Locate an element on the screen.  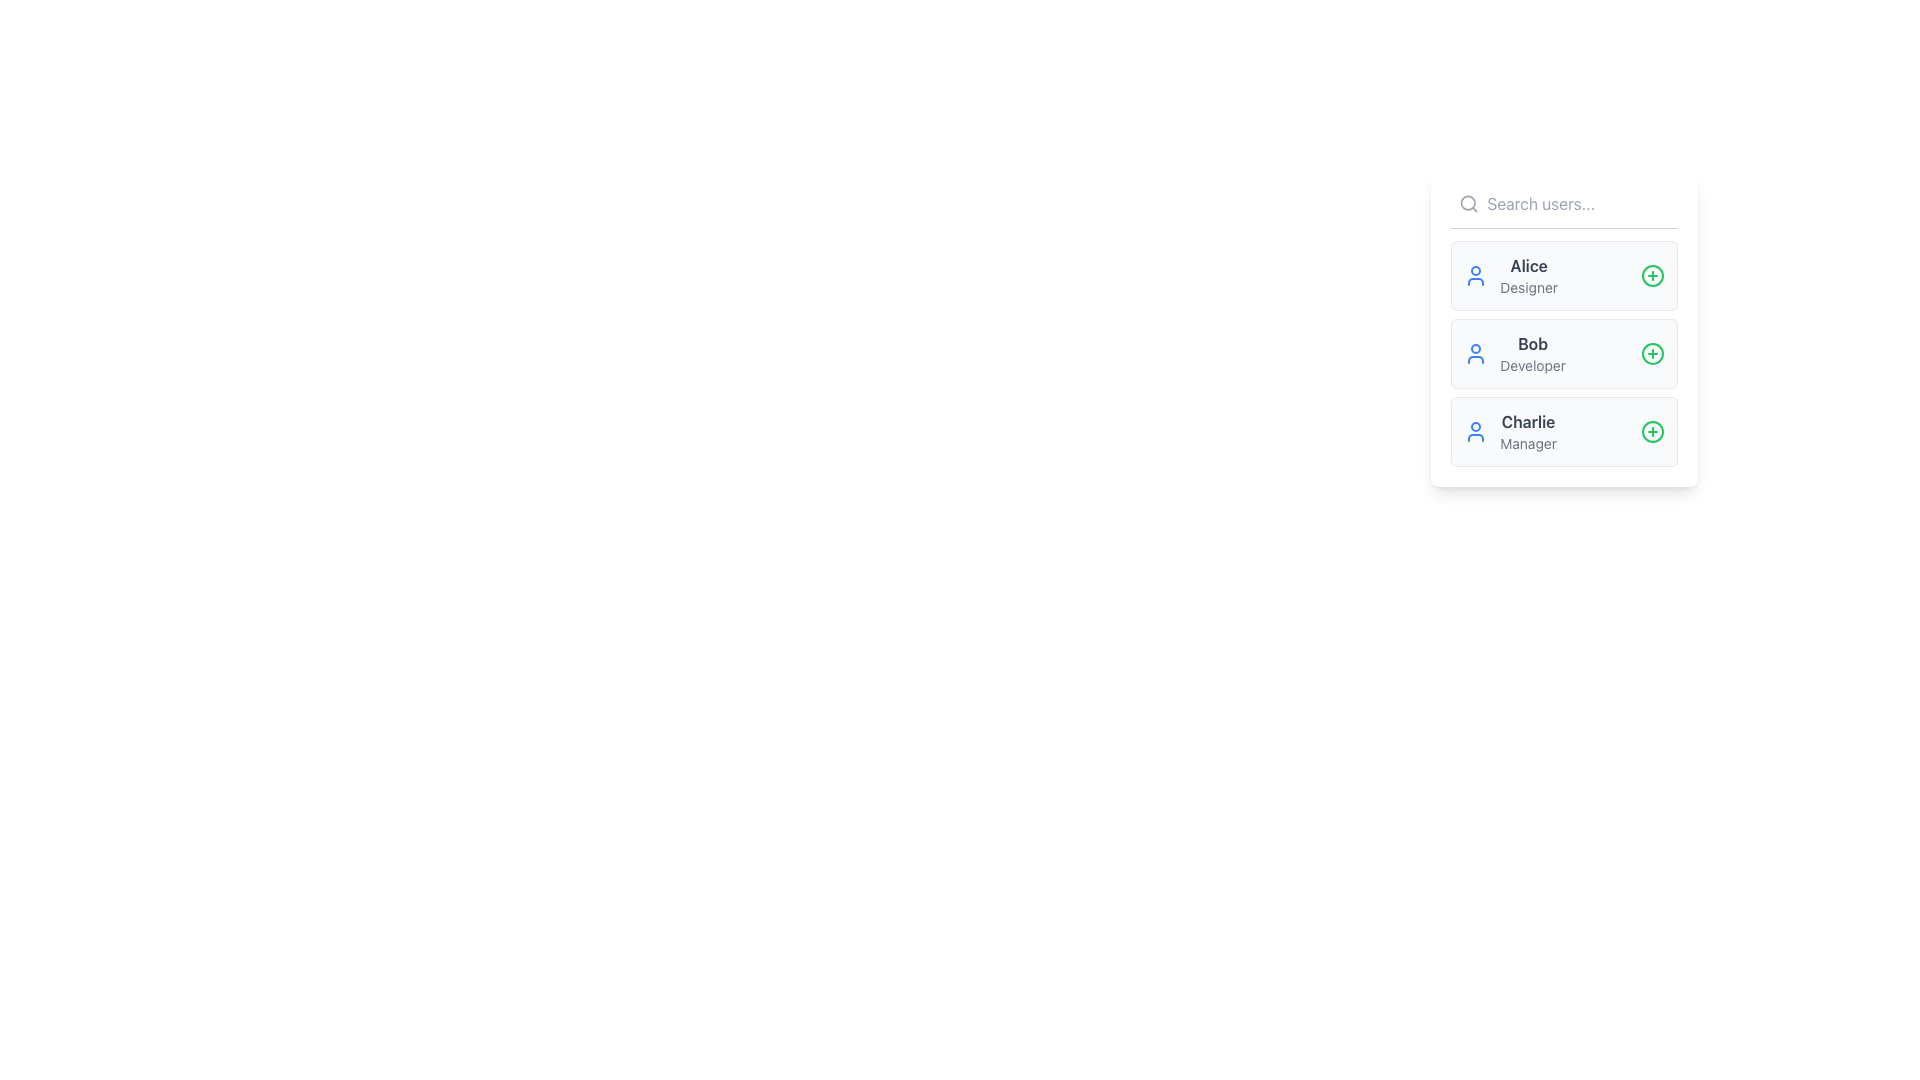
the third list item containing user information with the name 'Charlie' and the role 'Manager' is located at coordinates (1563, 431).